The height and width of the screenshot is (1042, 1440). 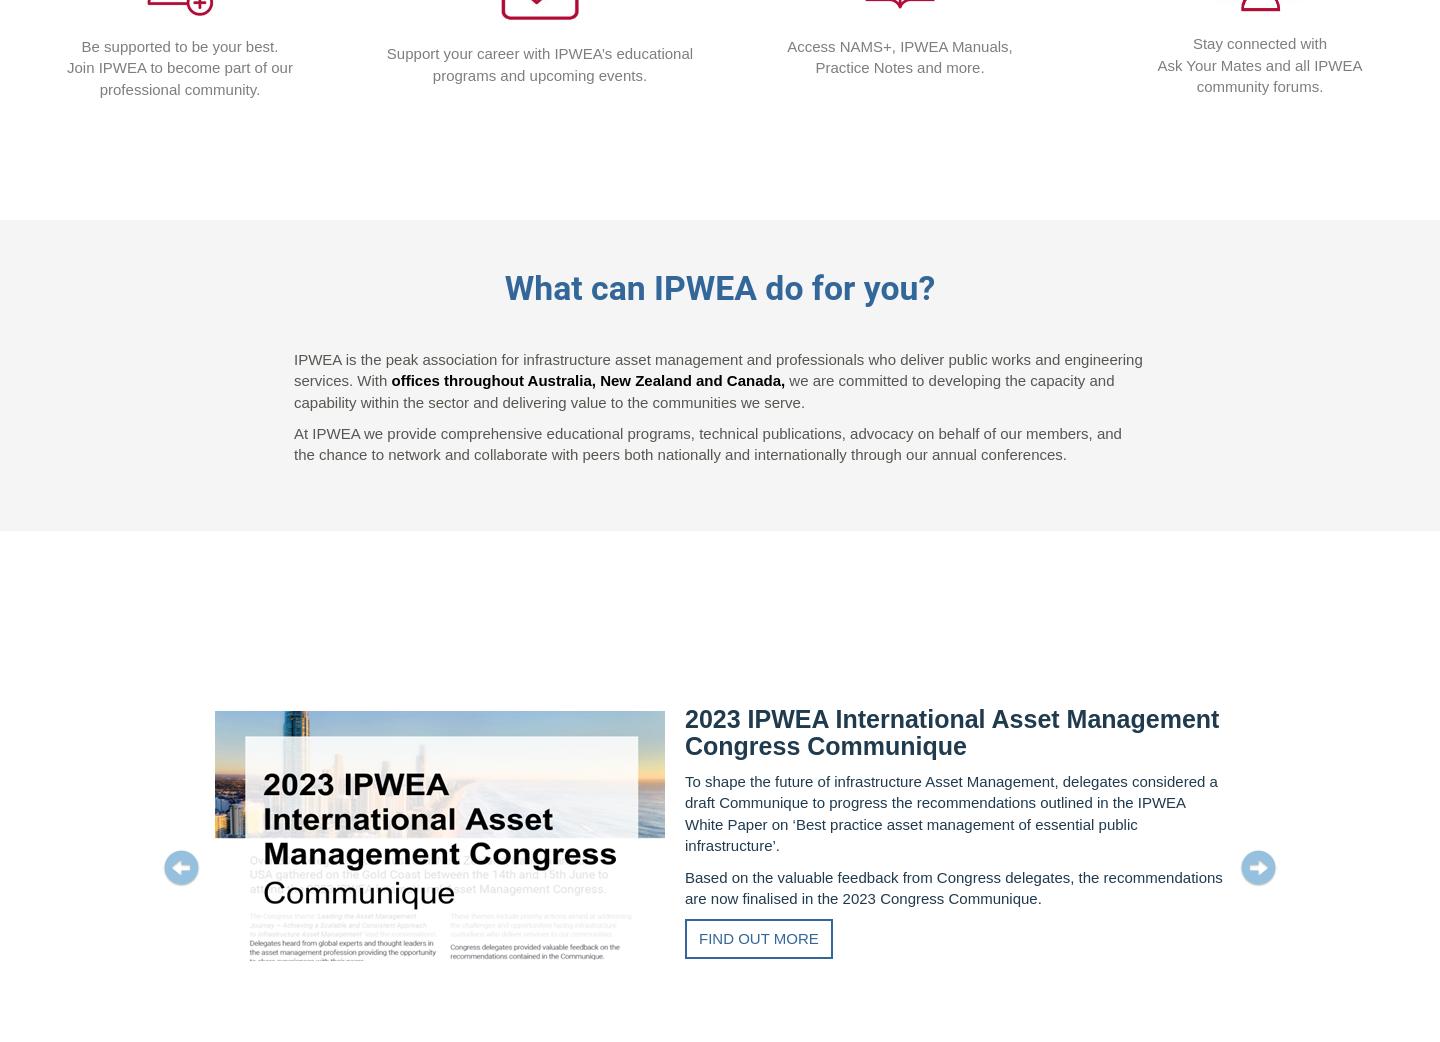 What do you see at coordinates (541, 379) in the screenshot?
I see `'offices throughout Australia, New Zealand'` at bounding box center [541, 379].